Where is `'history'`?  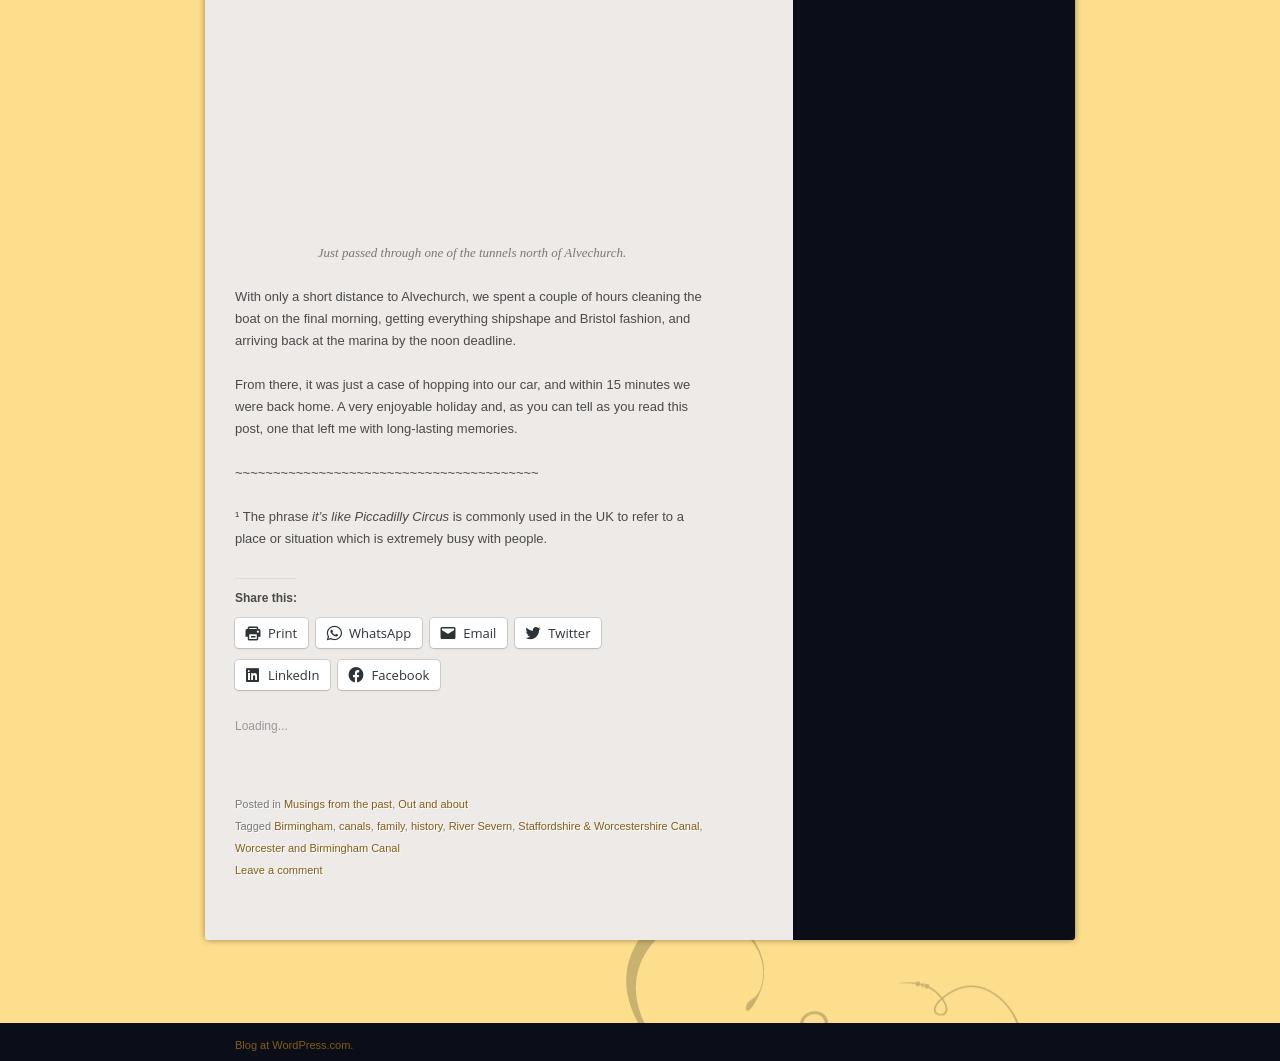
'history' is located at coordinates (424, 823).